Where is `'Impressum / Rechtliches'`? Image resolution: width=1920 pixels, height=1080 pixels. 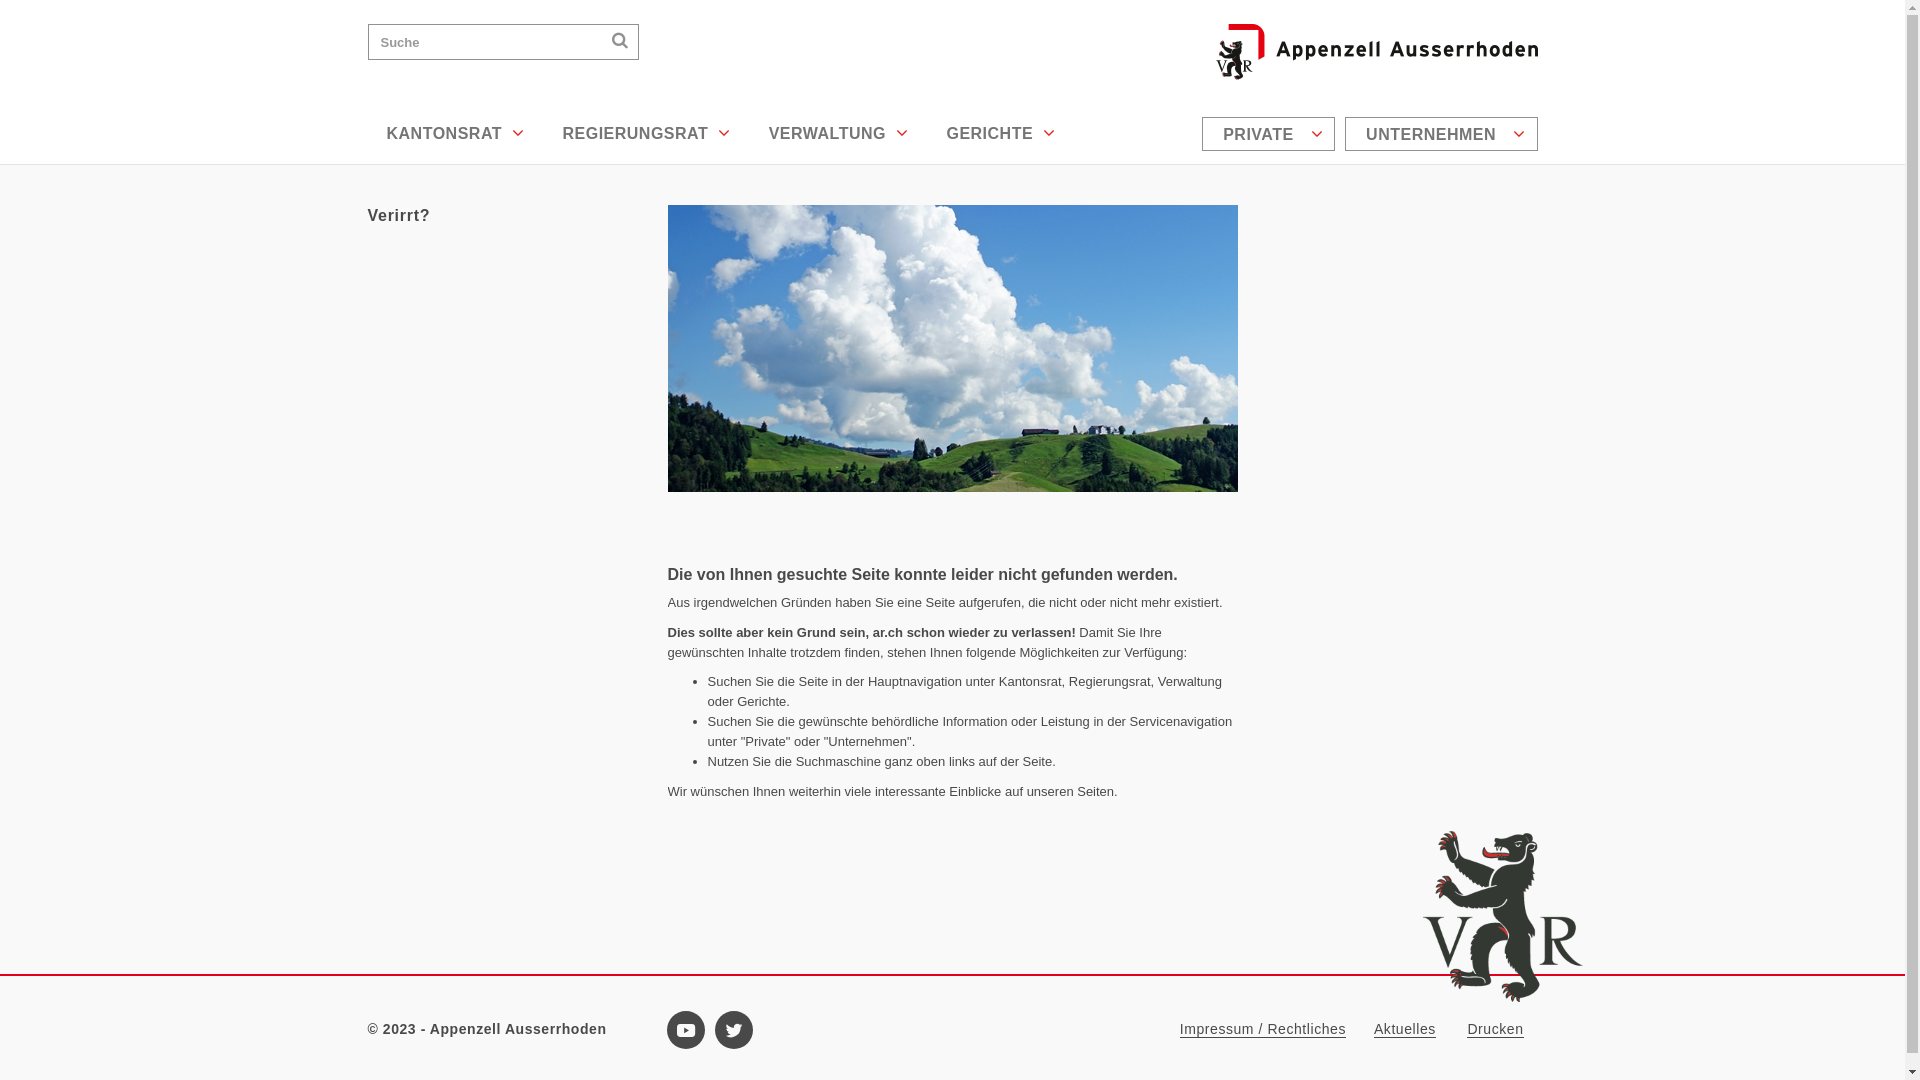 'Impressum / Rechtliches' is located at coordinates (1261, 1029).